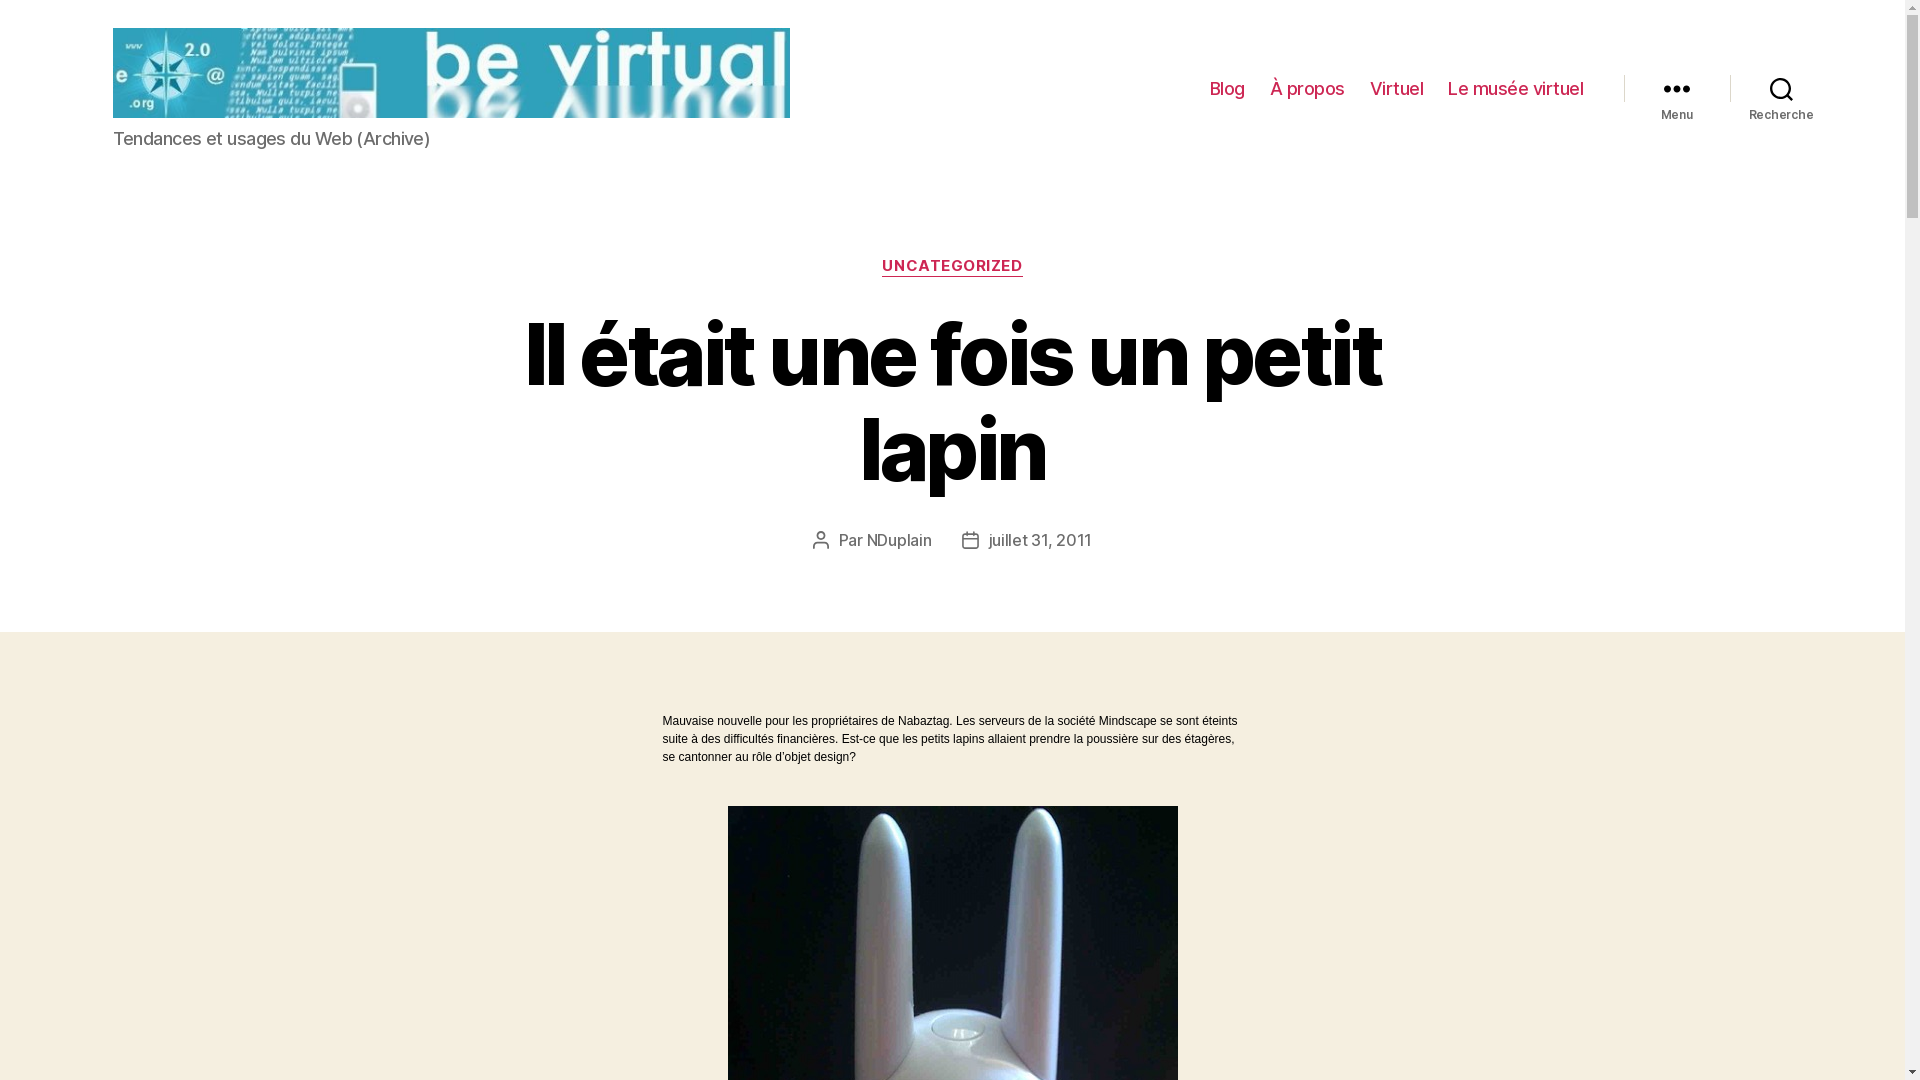 This screenshot has width=1920, height=1080. I want to click on 'UNCATEGORIZED', so click(881, 265).